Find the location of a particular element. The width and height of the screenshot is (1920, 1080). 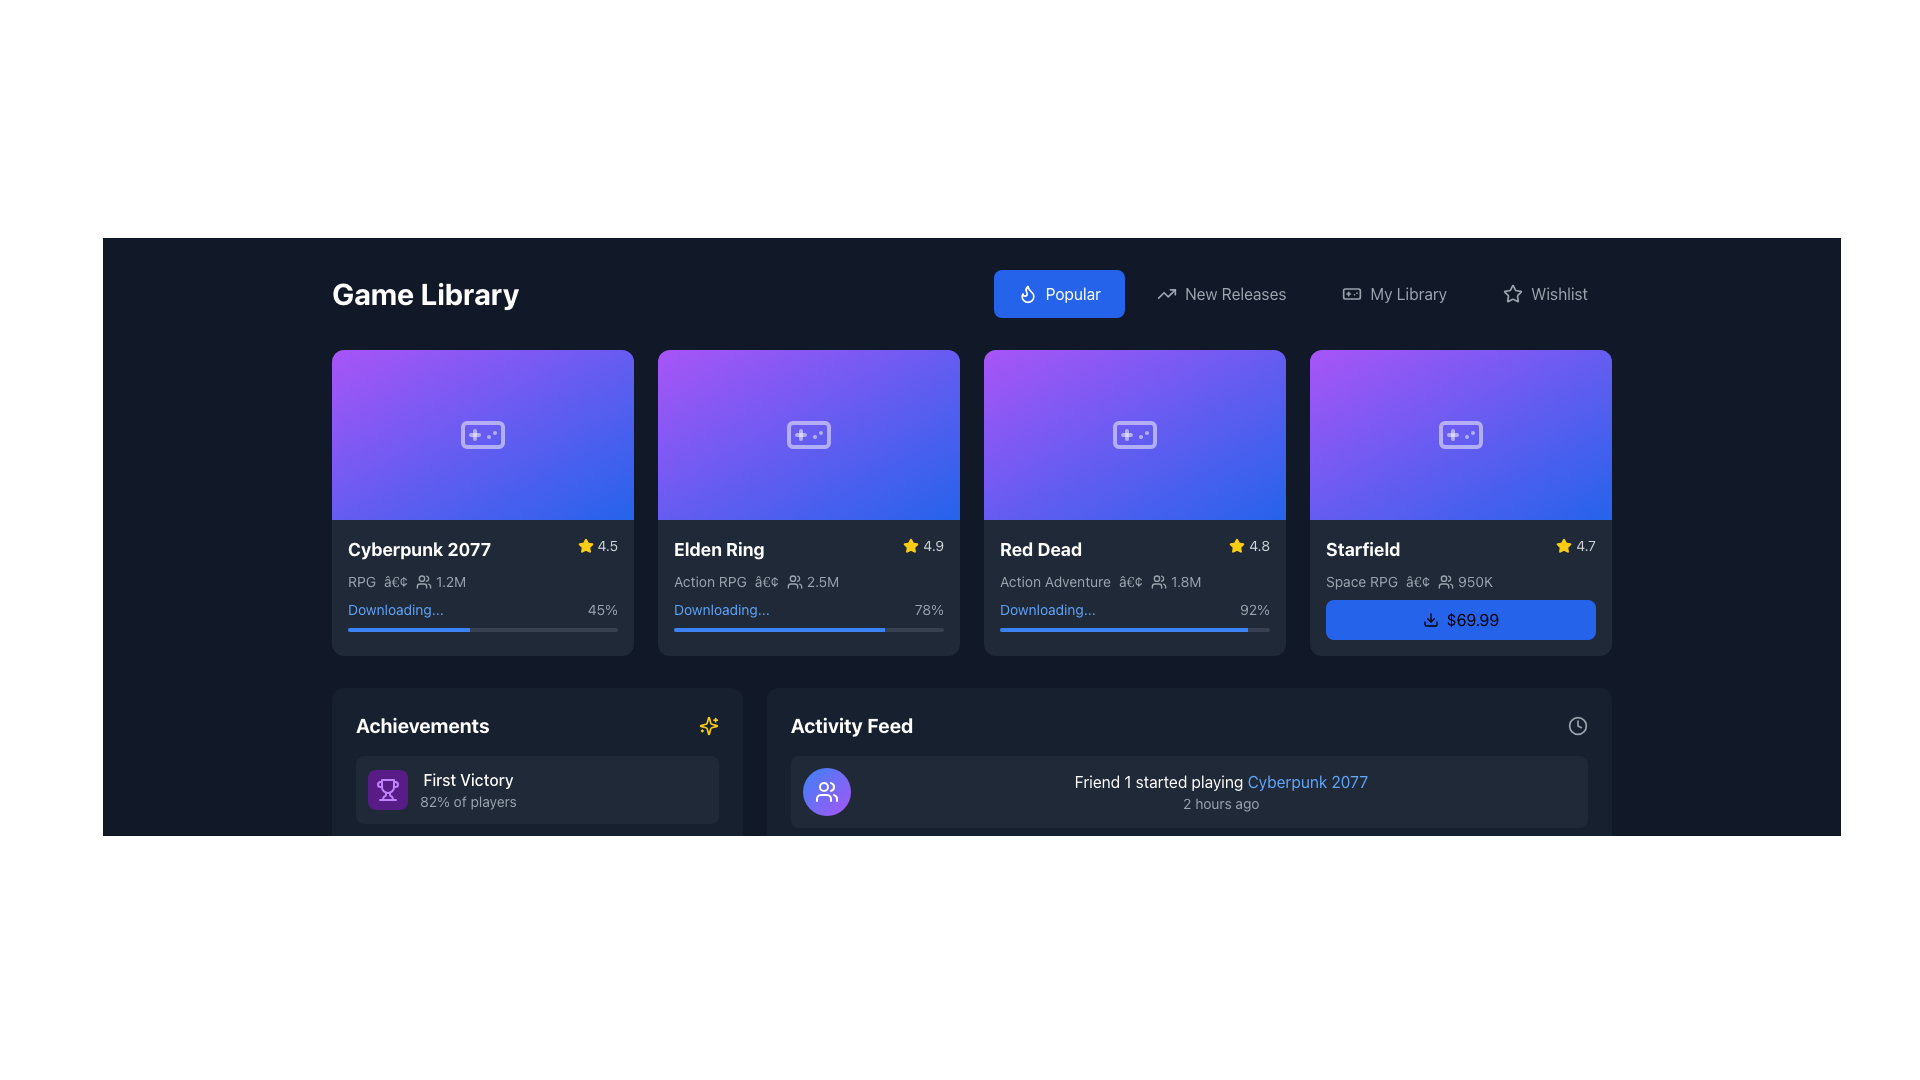

the visual indicator element that combines a yellow star icon and the gray '4.7' rating text, located in the top-right corner of the 'Starfield' card in the 'Game Library' section is located at coordinates (1575, 545).